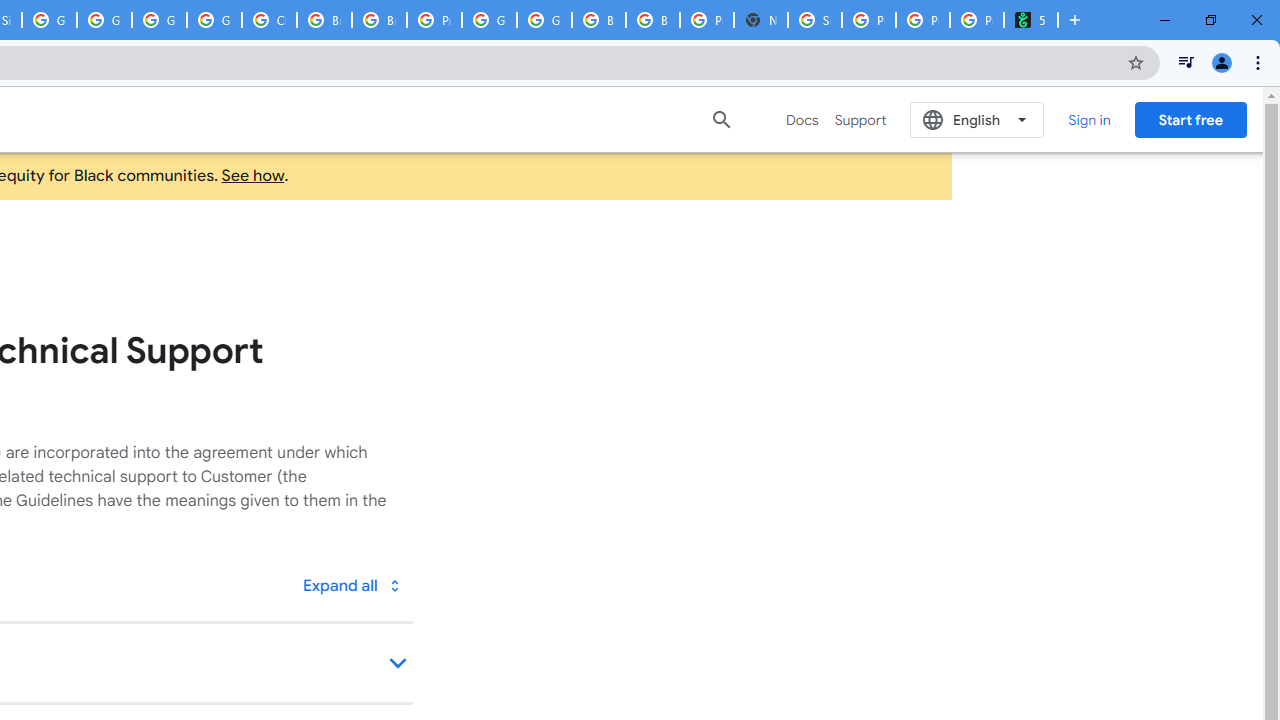  What do you see at coordinates (759, 20) in the screenshot?
I see `'New Tab'` at bounding box center [759, 20].